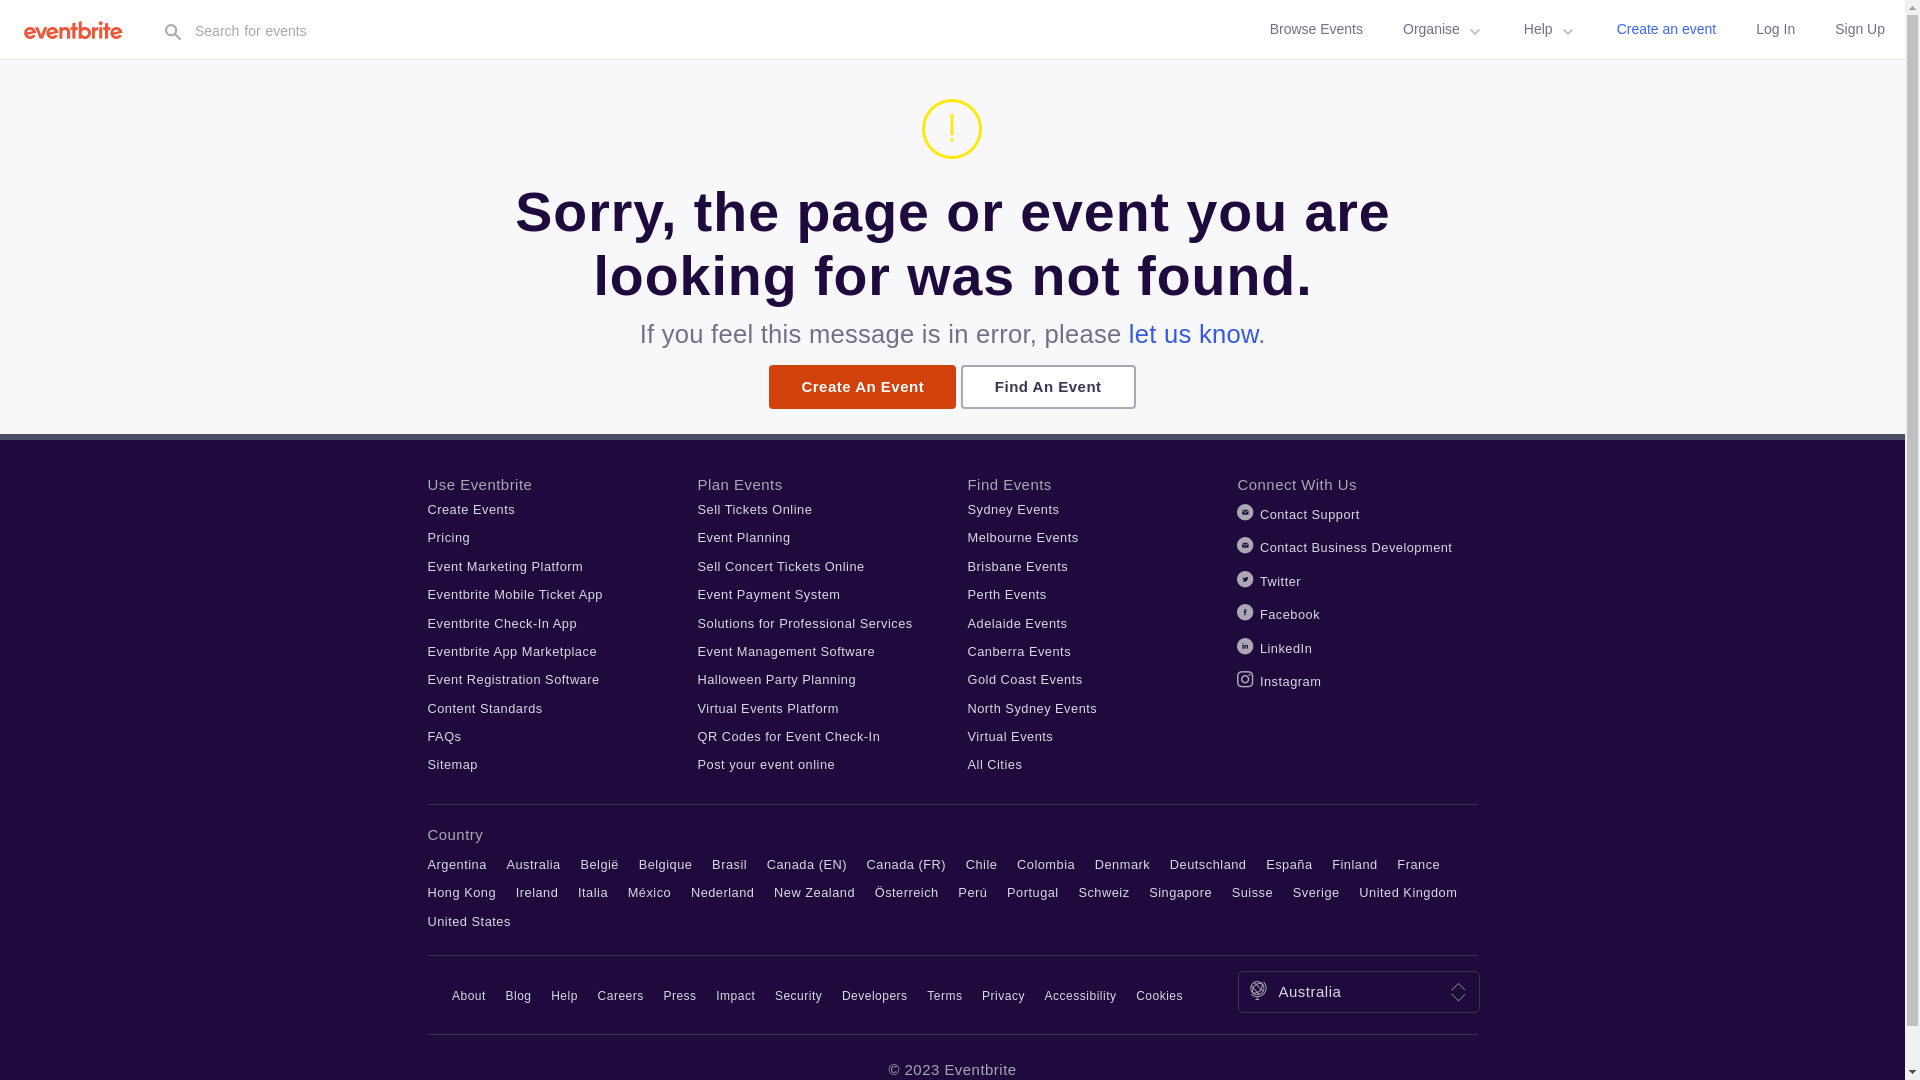 The height and width of the screenshot is (1080, 1920). Describe the element at coordinates (1316, 891) in the screenshot. I see `'Sverige'` at that location.